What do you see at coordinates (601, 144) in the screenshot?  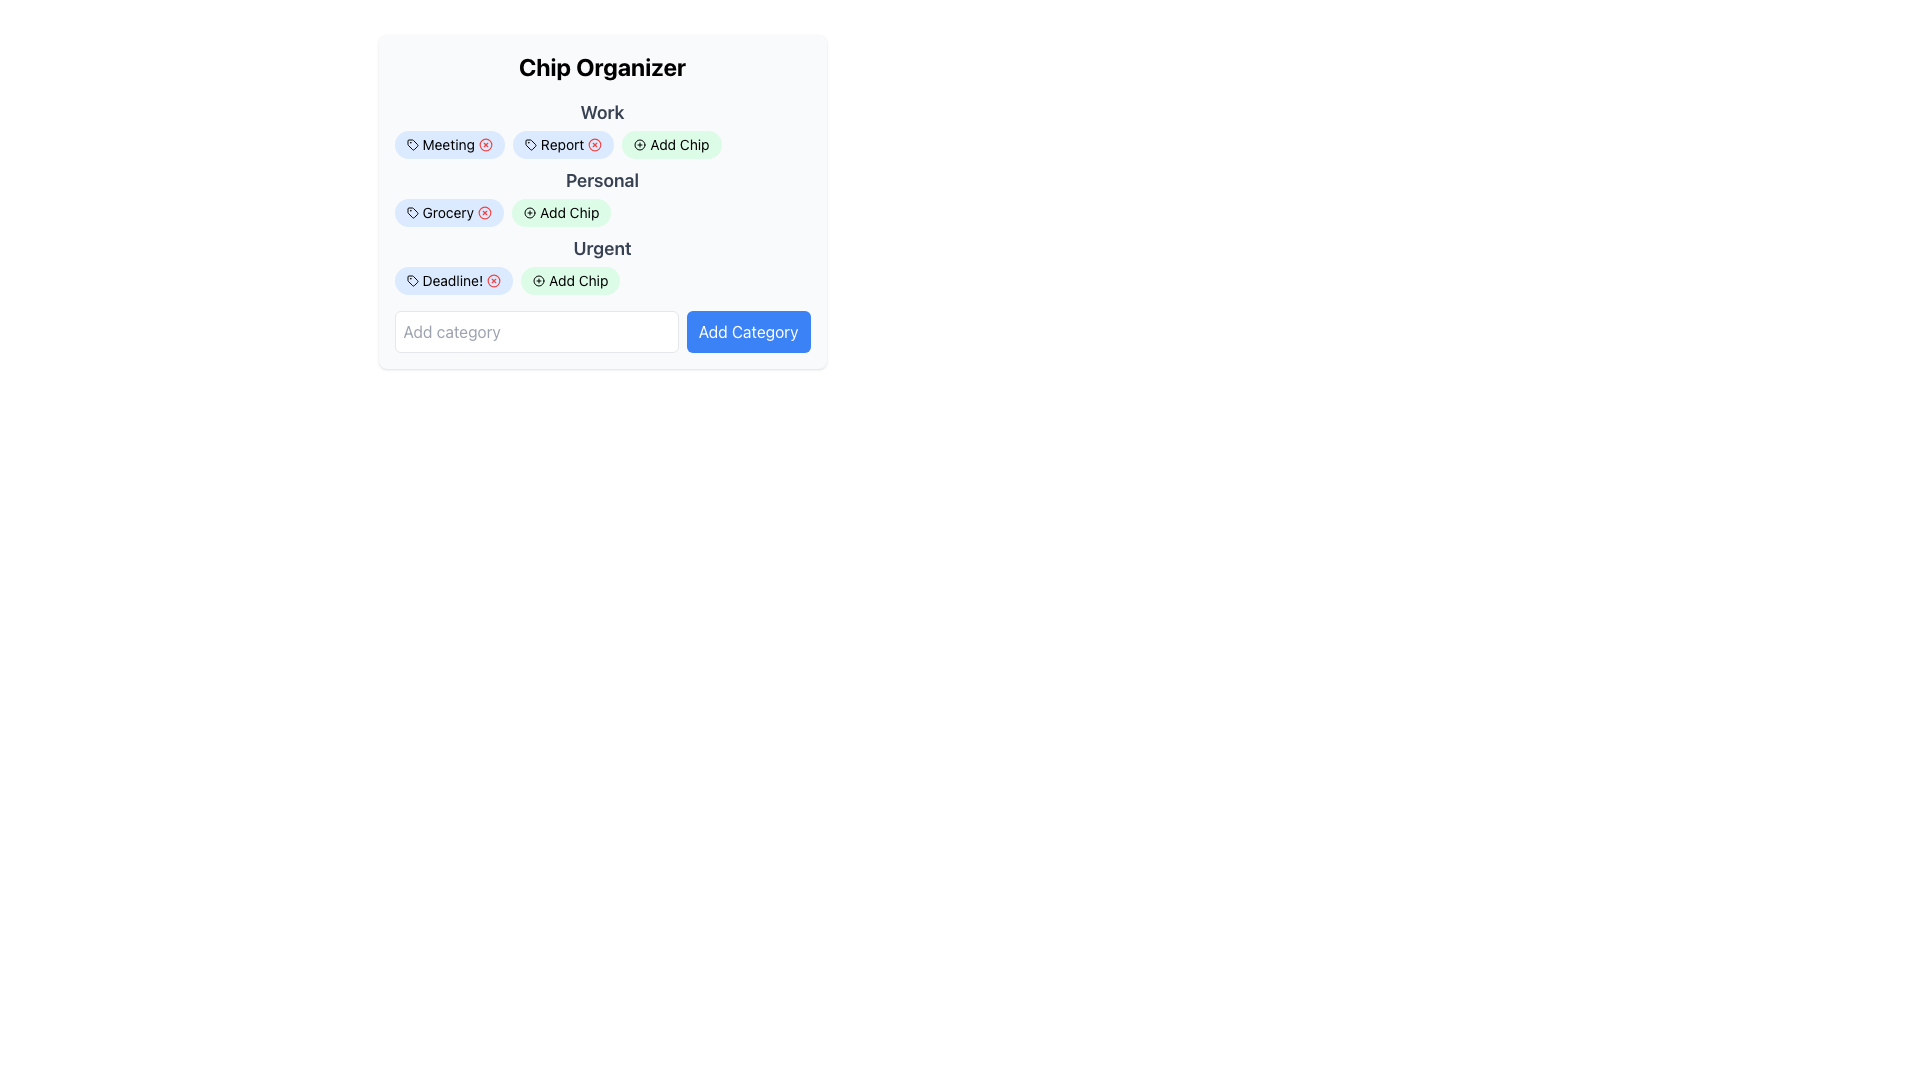 I see `the 'Report' chip, which is the second chip in the 'Work' category row` at bounding box center [601, 144].